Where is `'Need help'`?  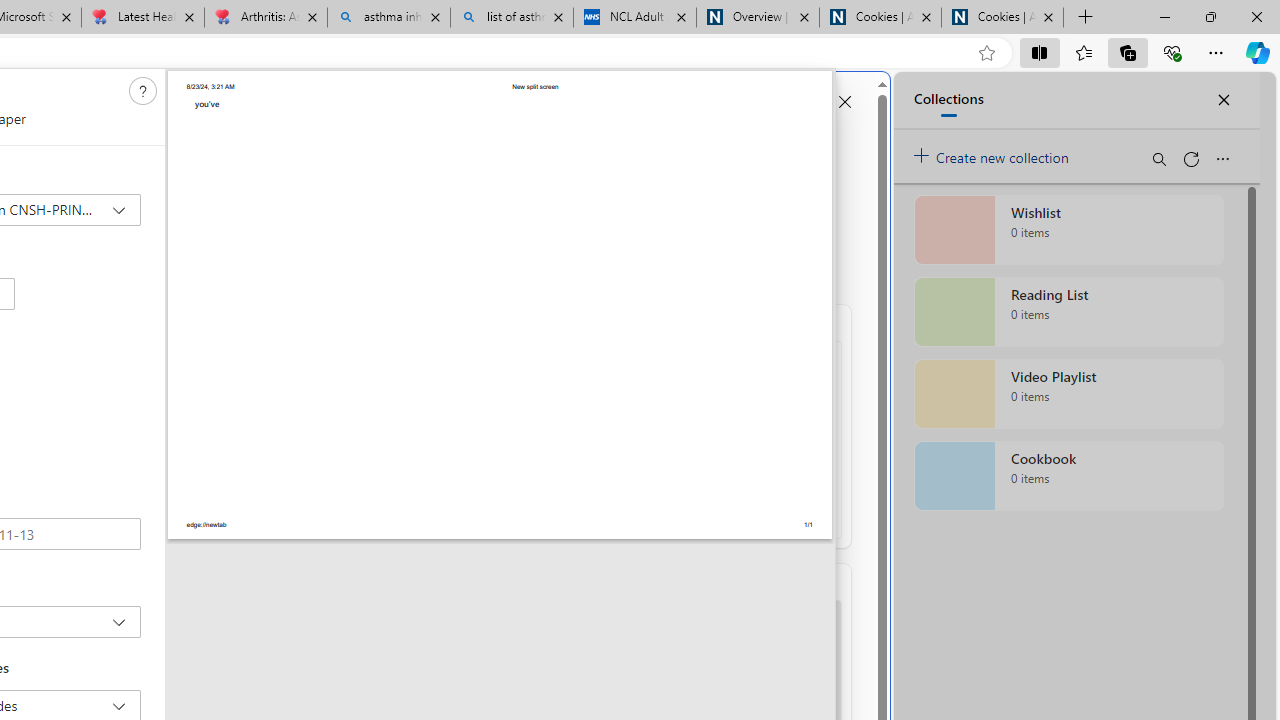
'Need help' is located at coordinates (142, 91).